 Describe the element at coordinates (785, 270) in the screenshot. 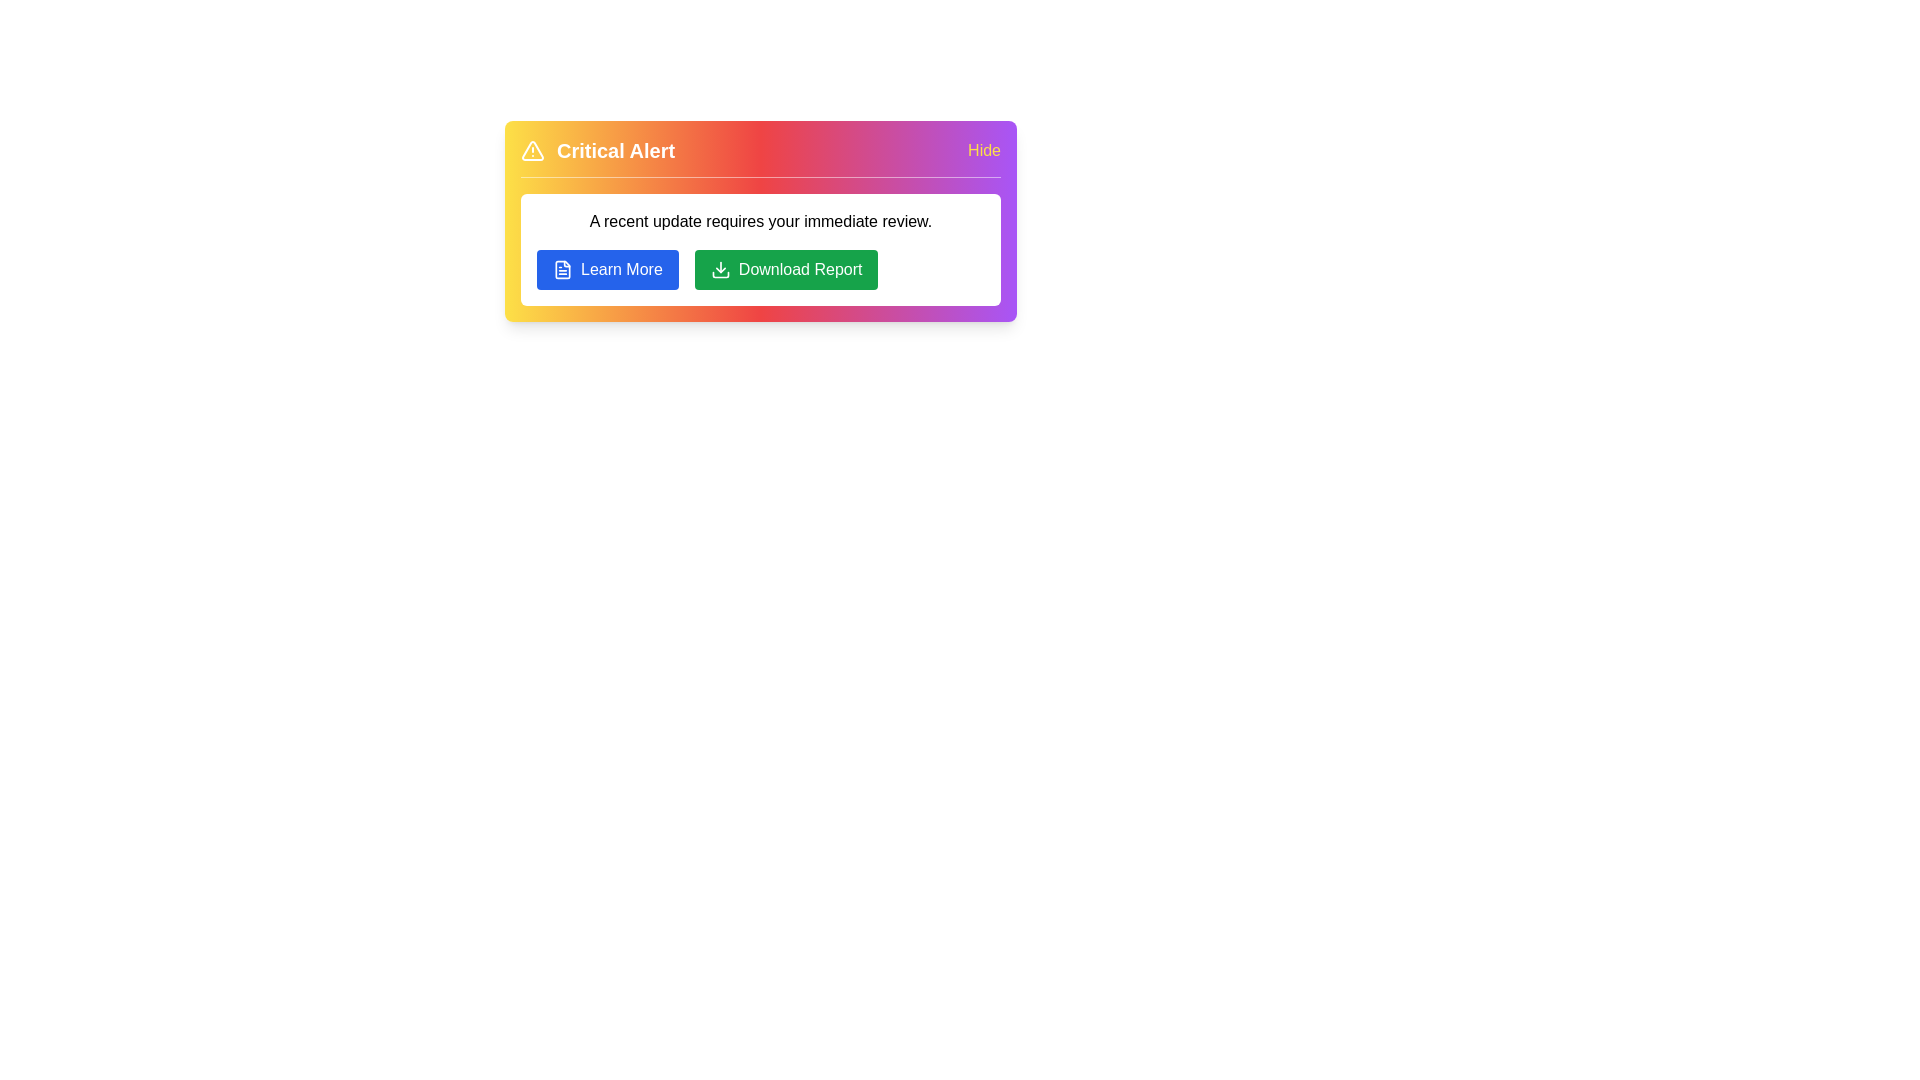

I see `the 'Download Report' button to download the report` at that location.